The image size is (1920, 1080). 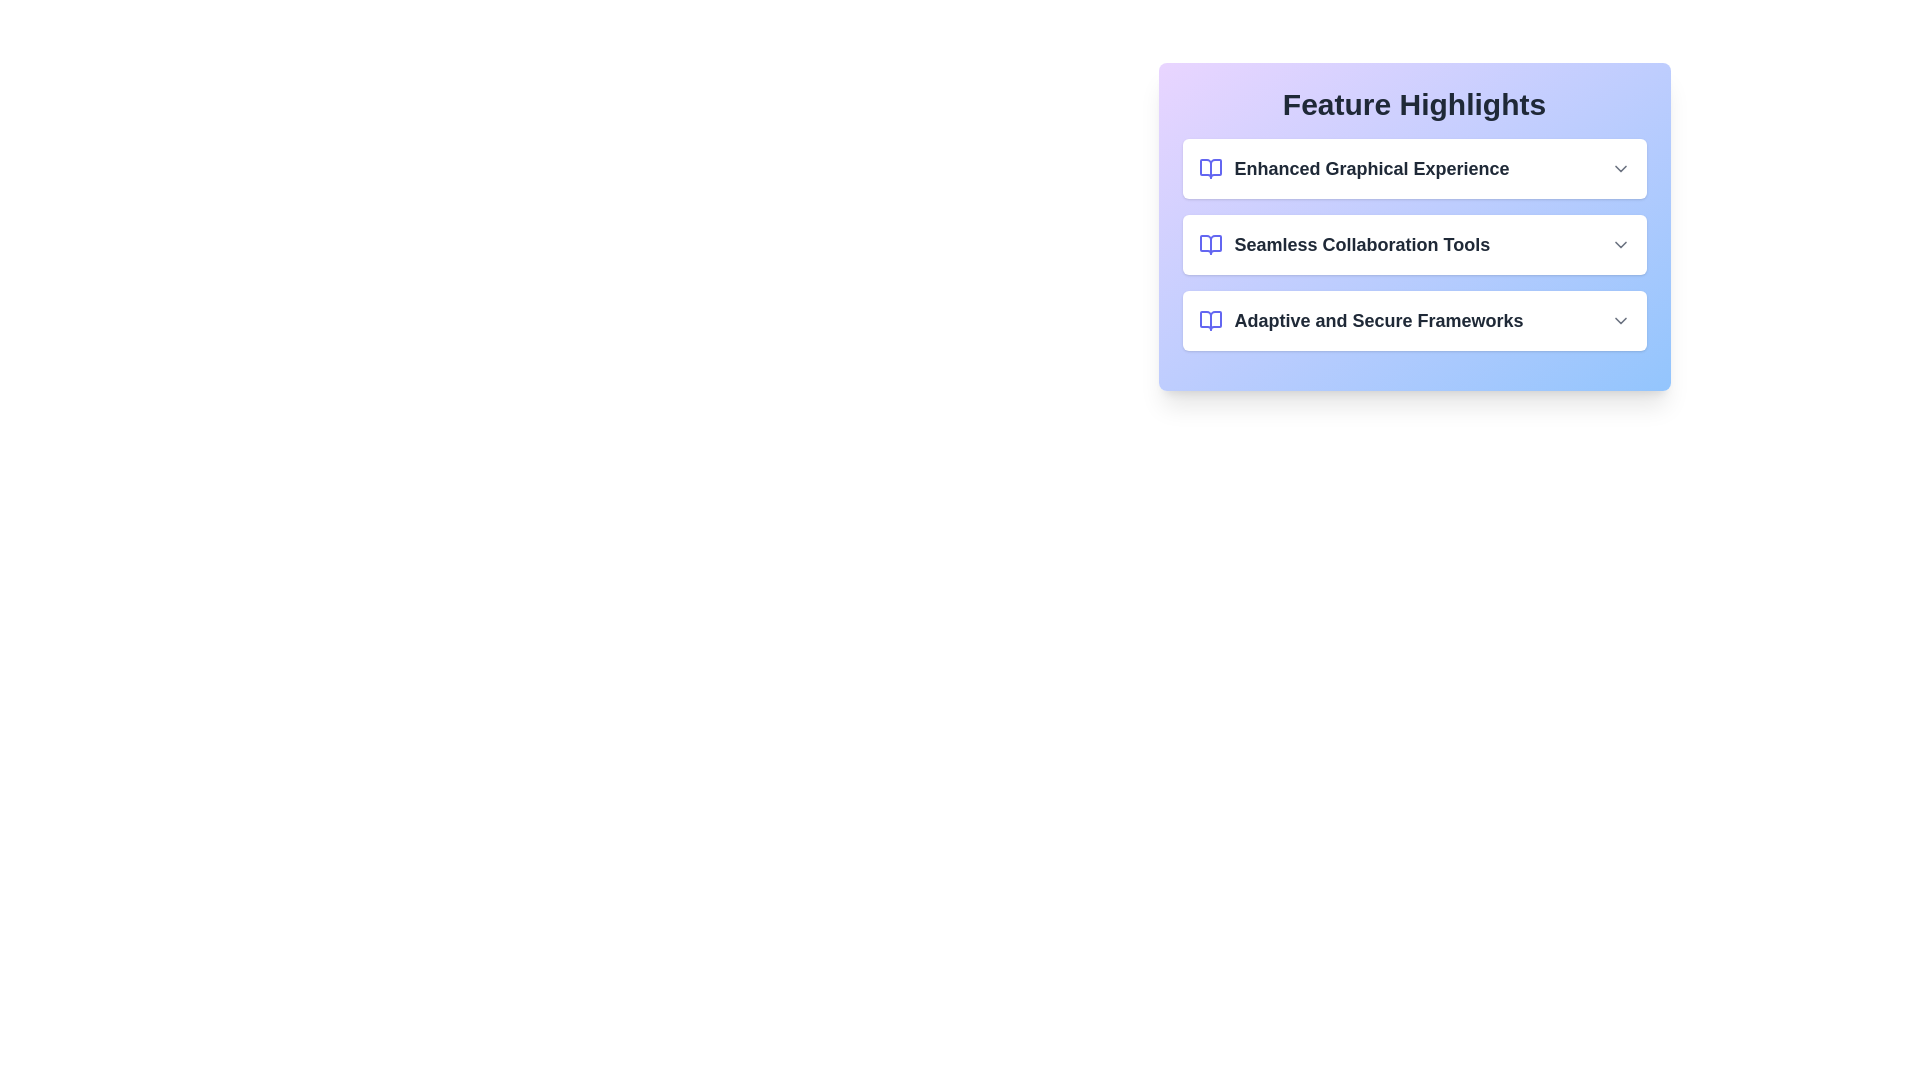 I want to click on the lower part of the open book icon located to the left of the 'Enhanced Graphical Experience' label, so click(x=1209, y=168).